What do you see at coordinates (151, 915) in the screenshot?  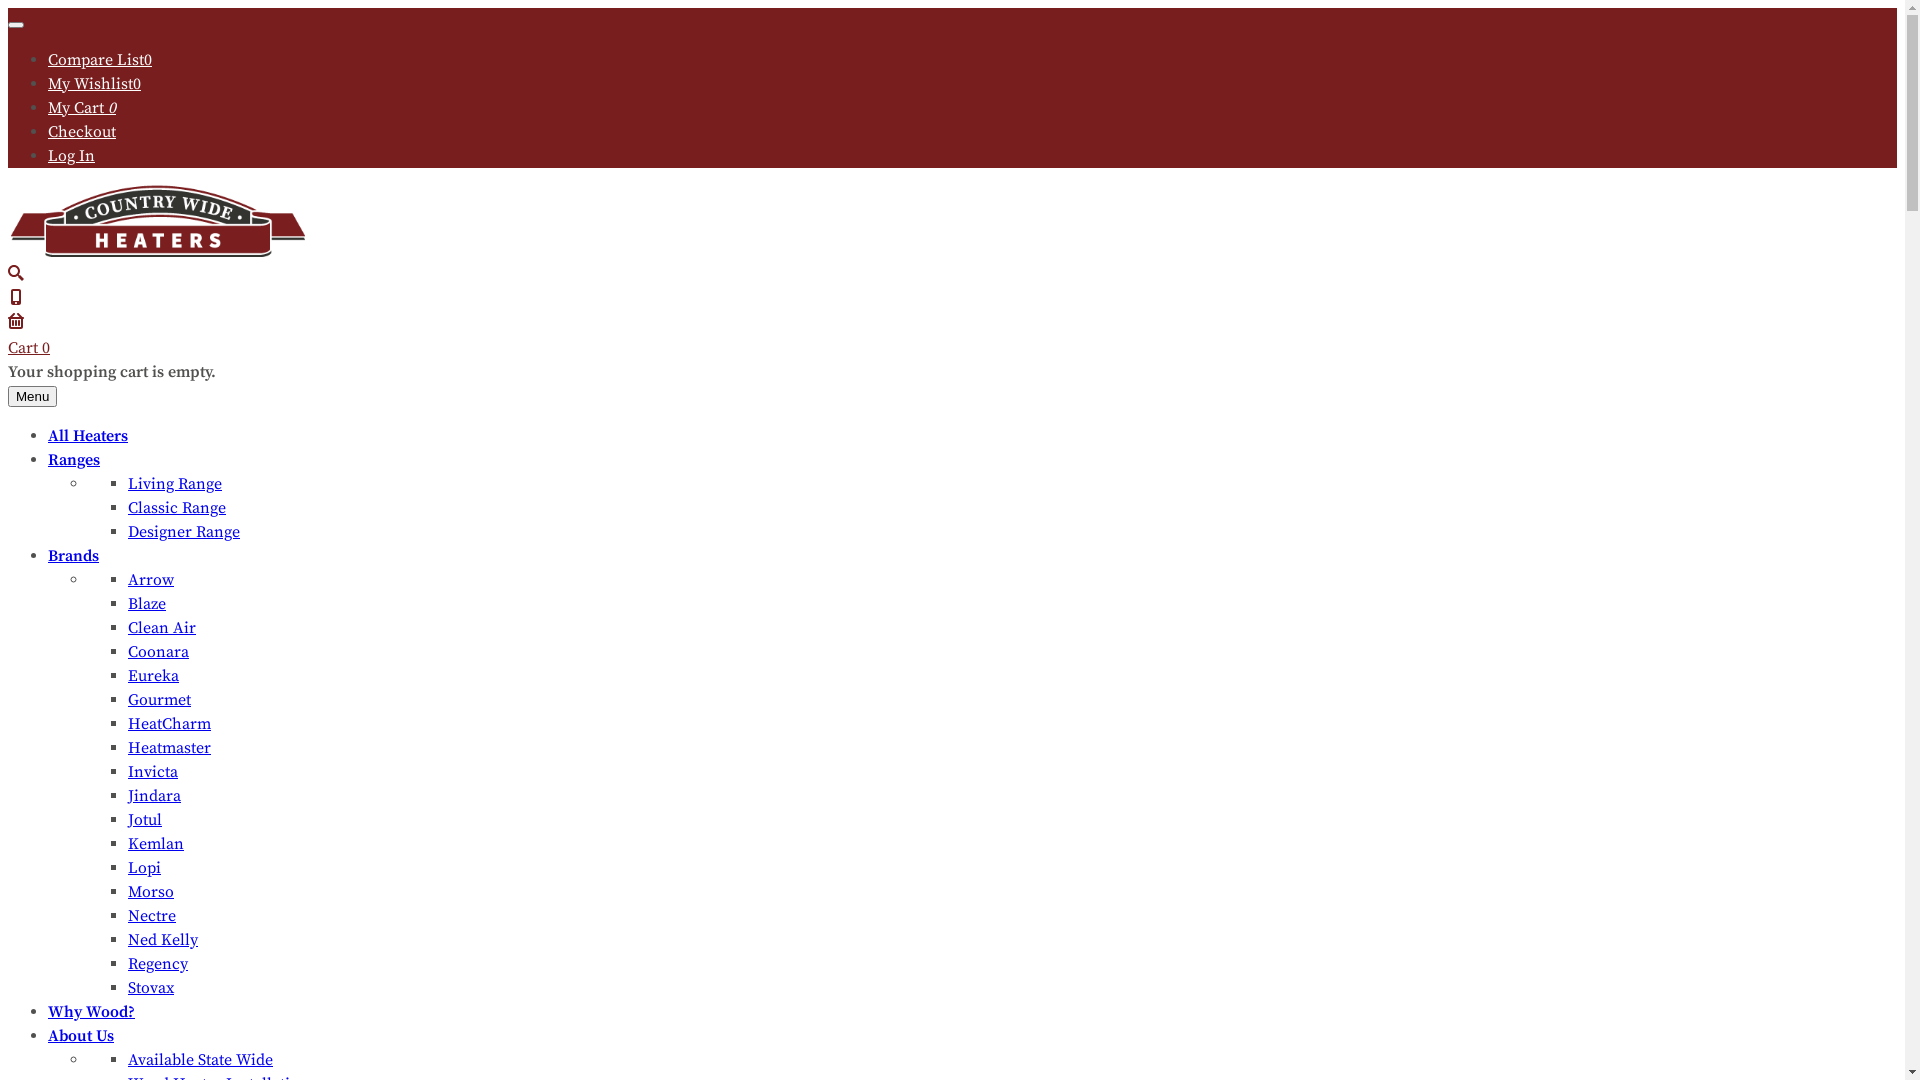 I see `'Nectre'` at bounding box center [151, 915].